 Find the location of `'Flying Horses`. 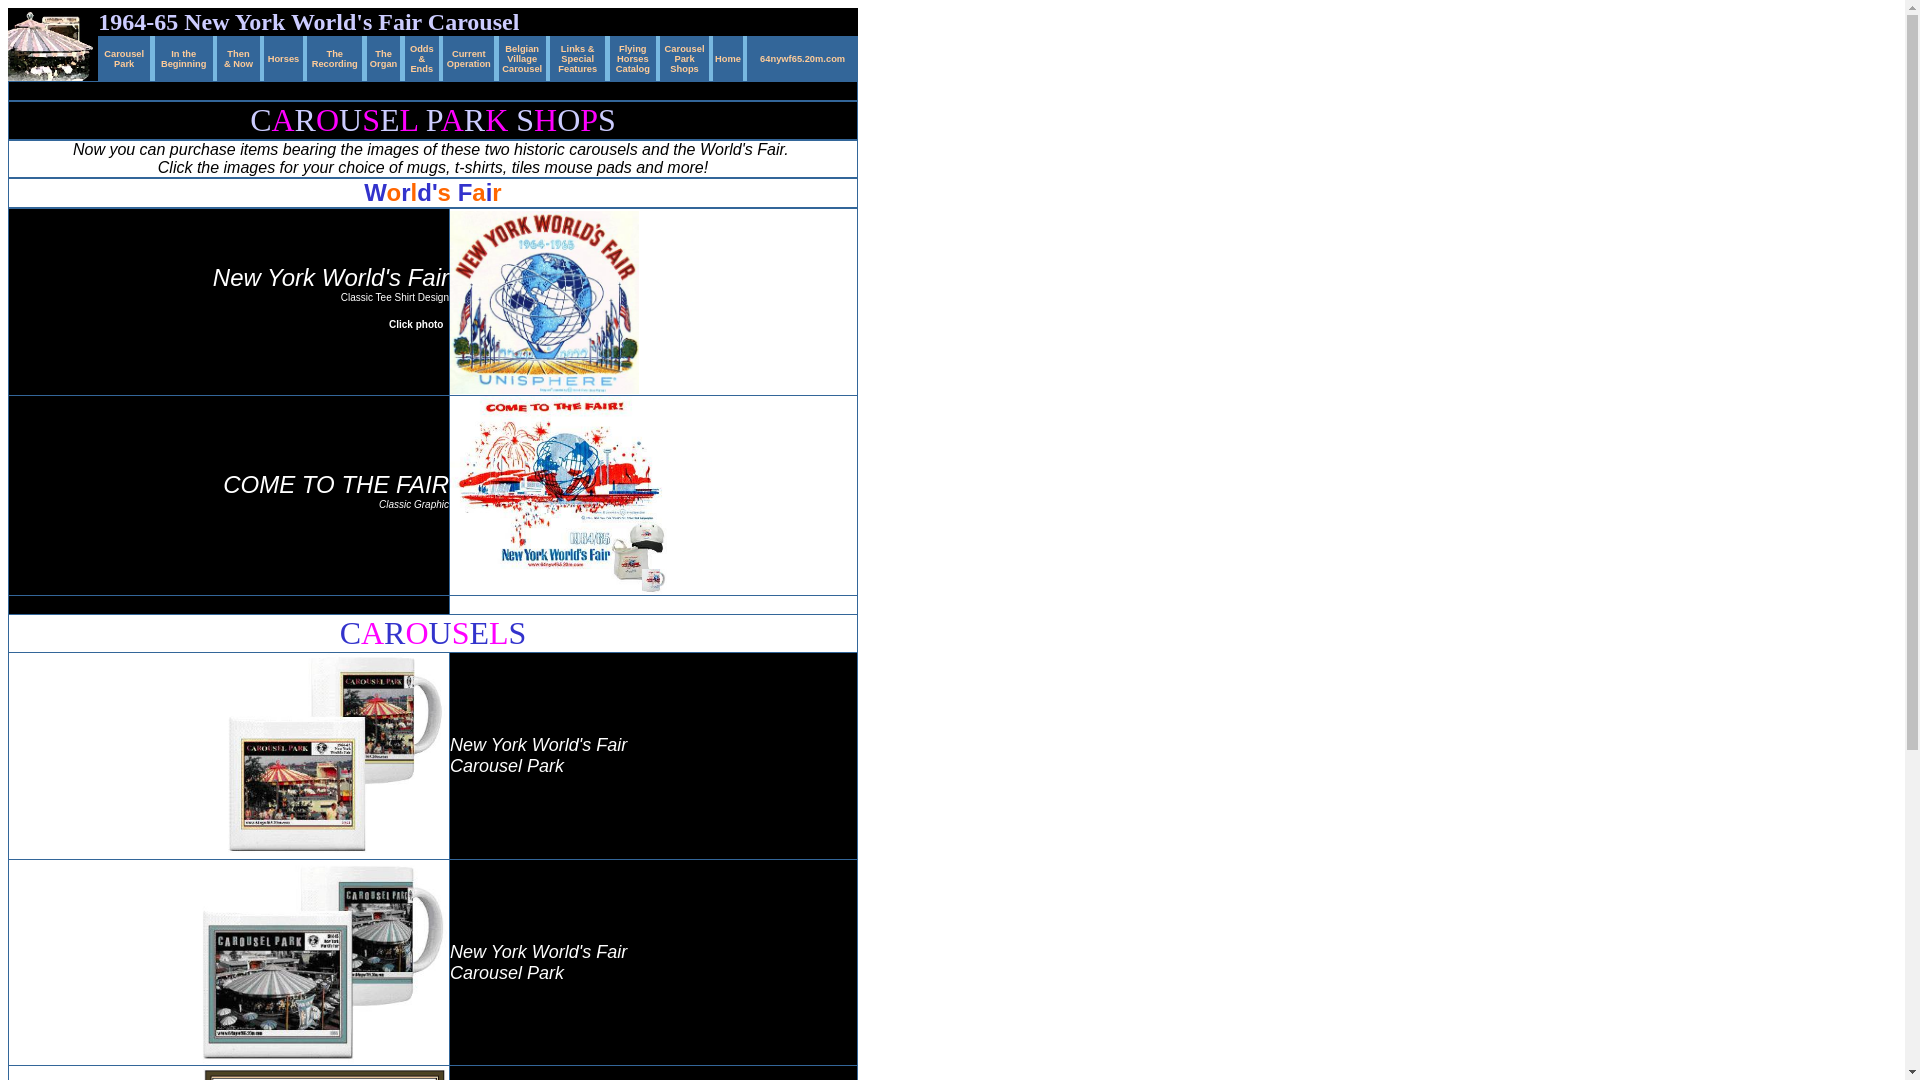

'Flying Horses is located at coordinates (632, 55).